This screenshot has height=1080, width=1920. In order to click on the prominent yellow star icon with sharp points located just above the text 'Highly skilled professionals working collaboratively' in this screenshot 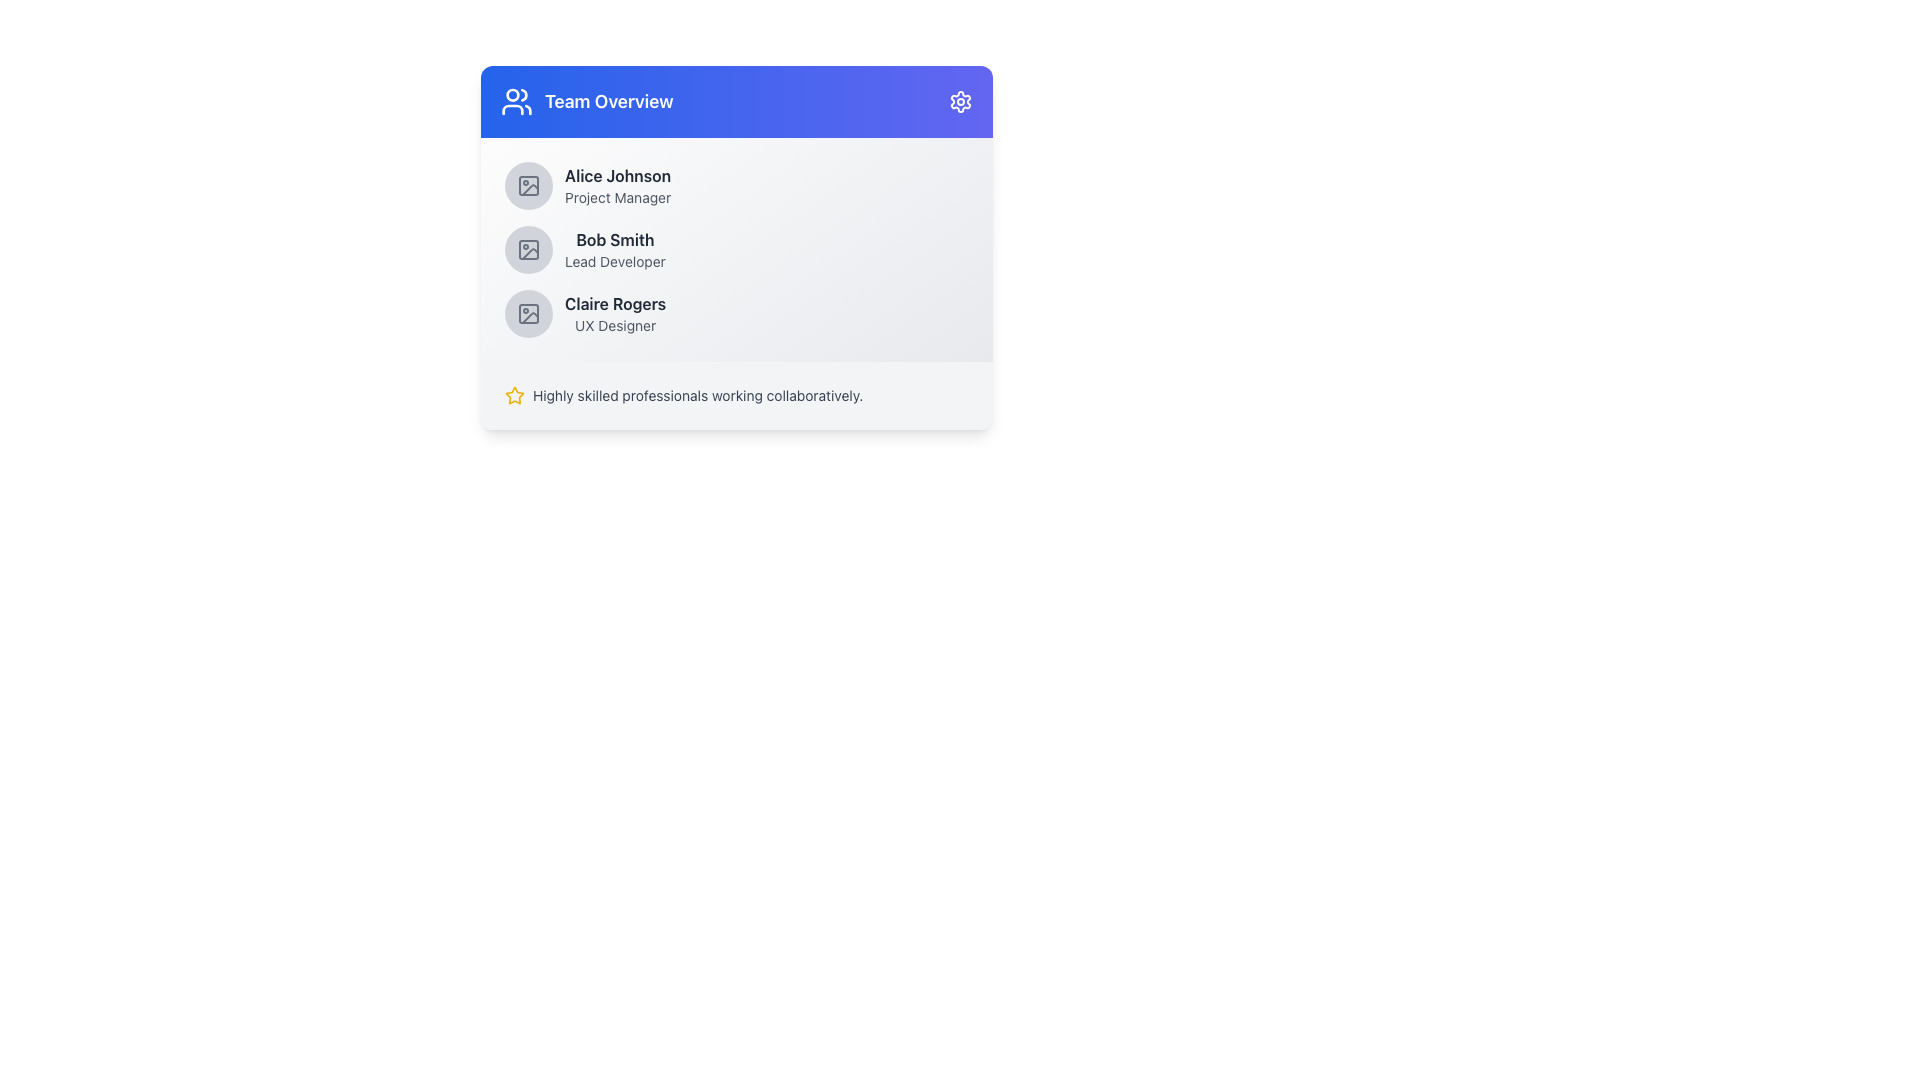, I will do `click(514, 395)`.